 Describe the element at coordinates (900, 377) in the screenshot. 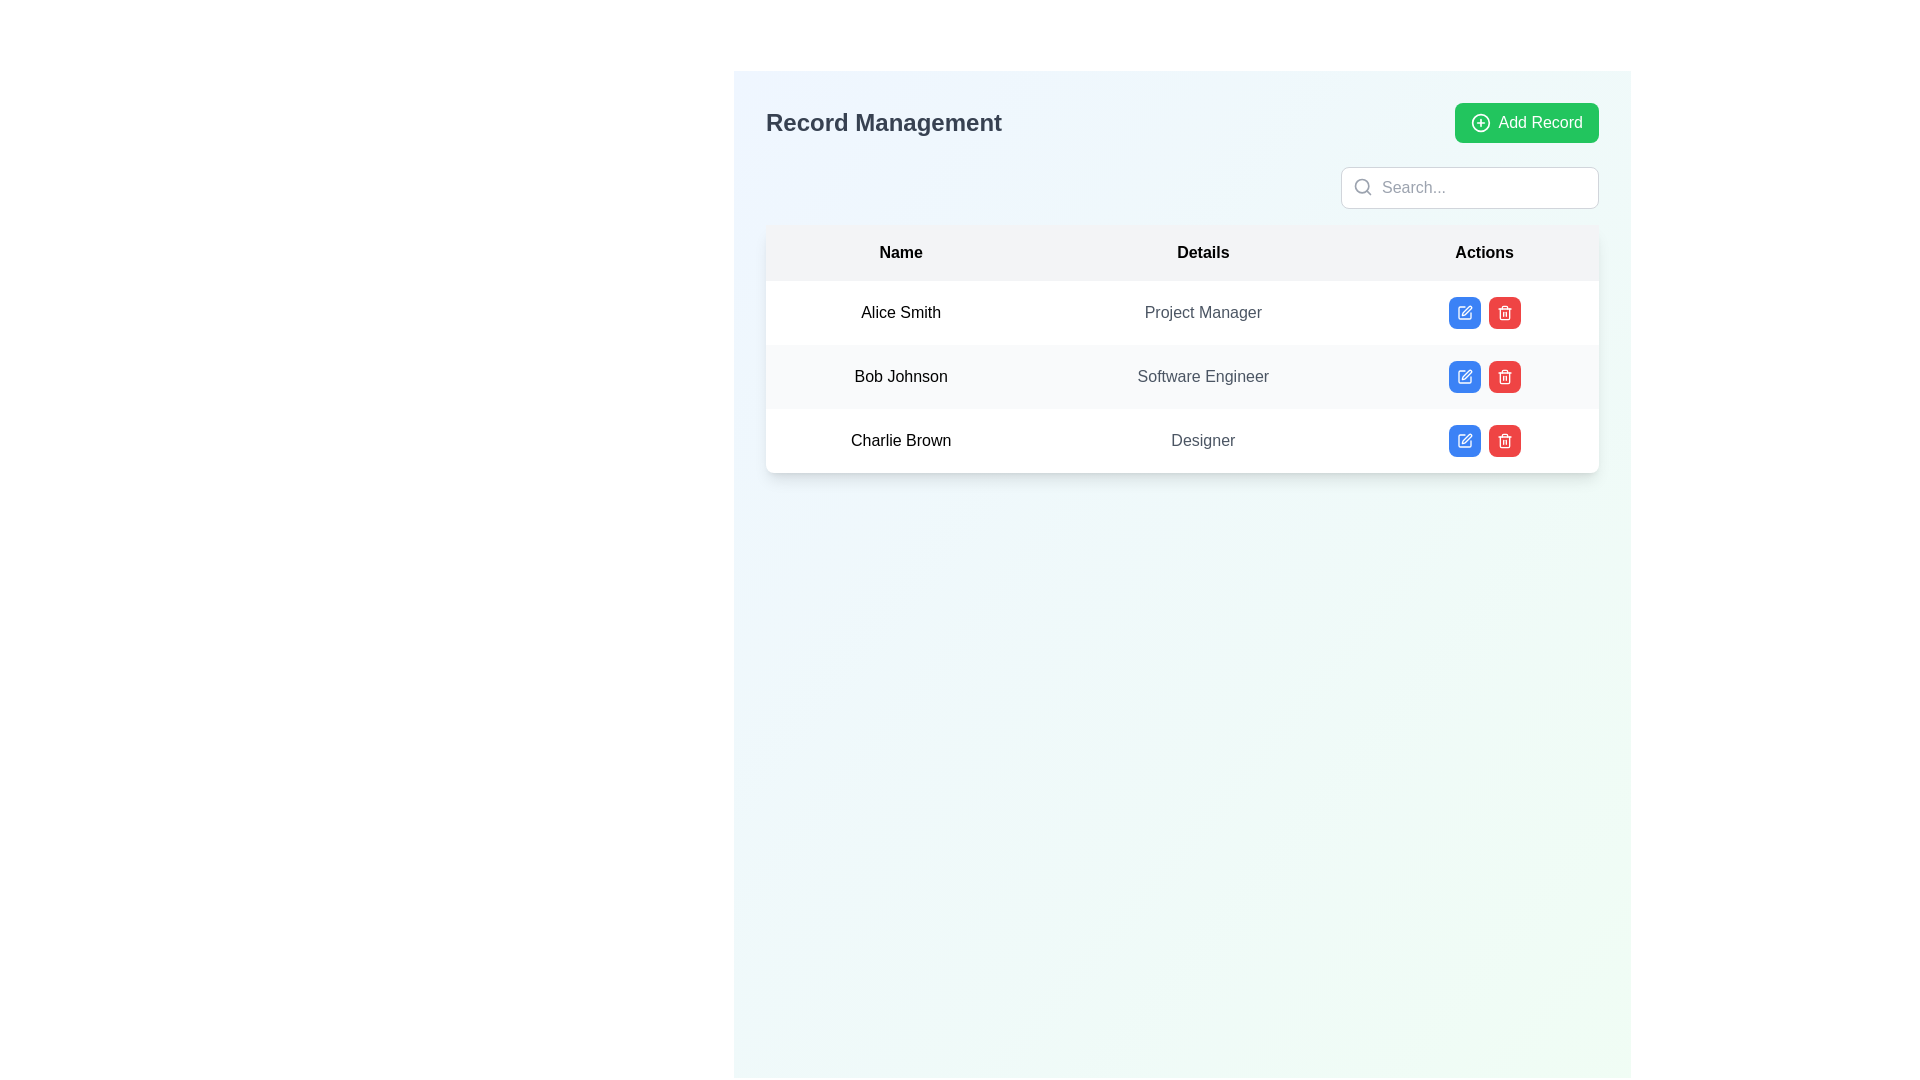

I see `the text label displaying 'Bob Johnson' in the second row of the table under the 'Name' column` at that location.